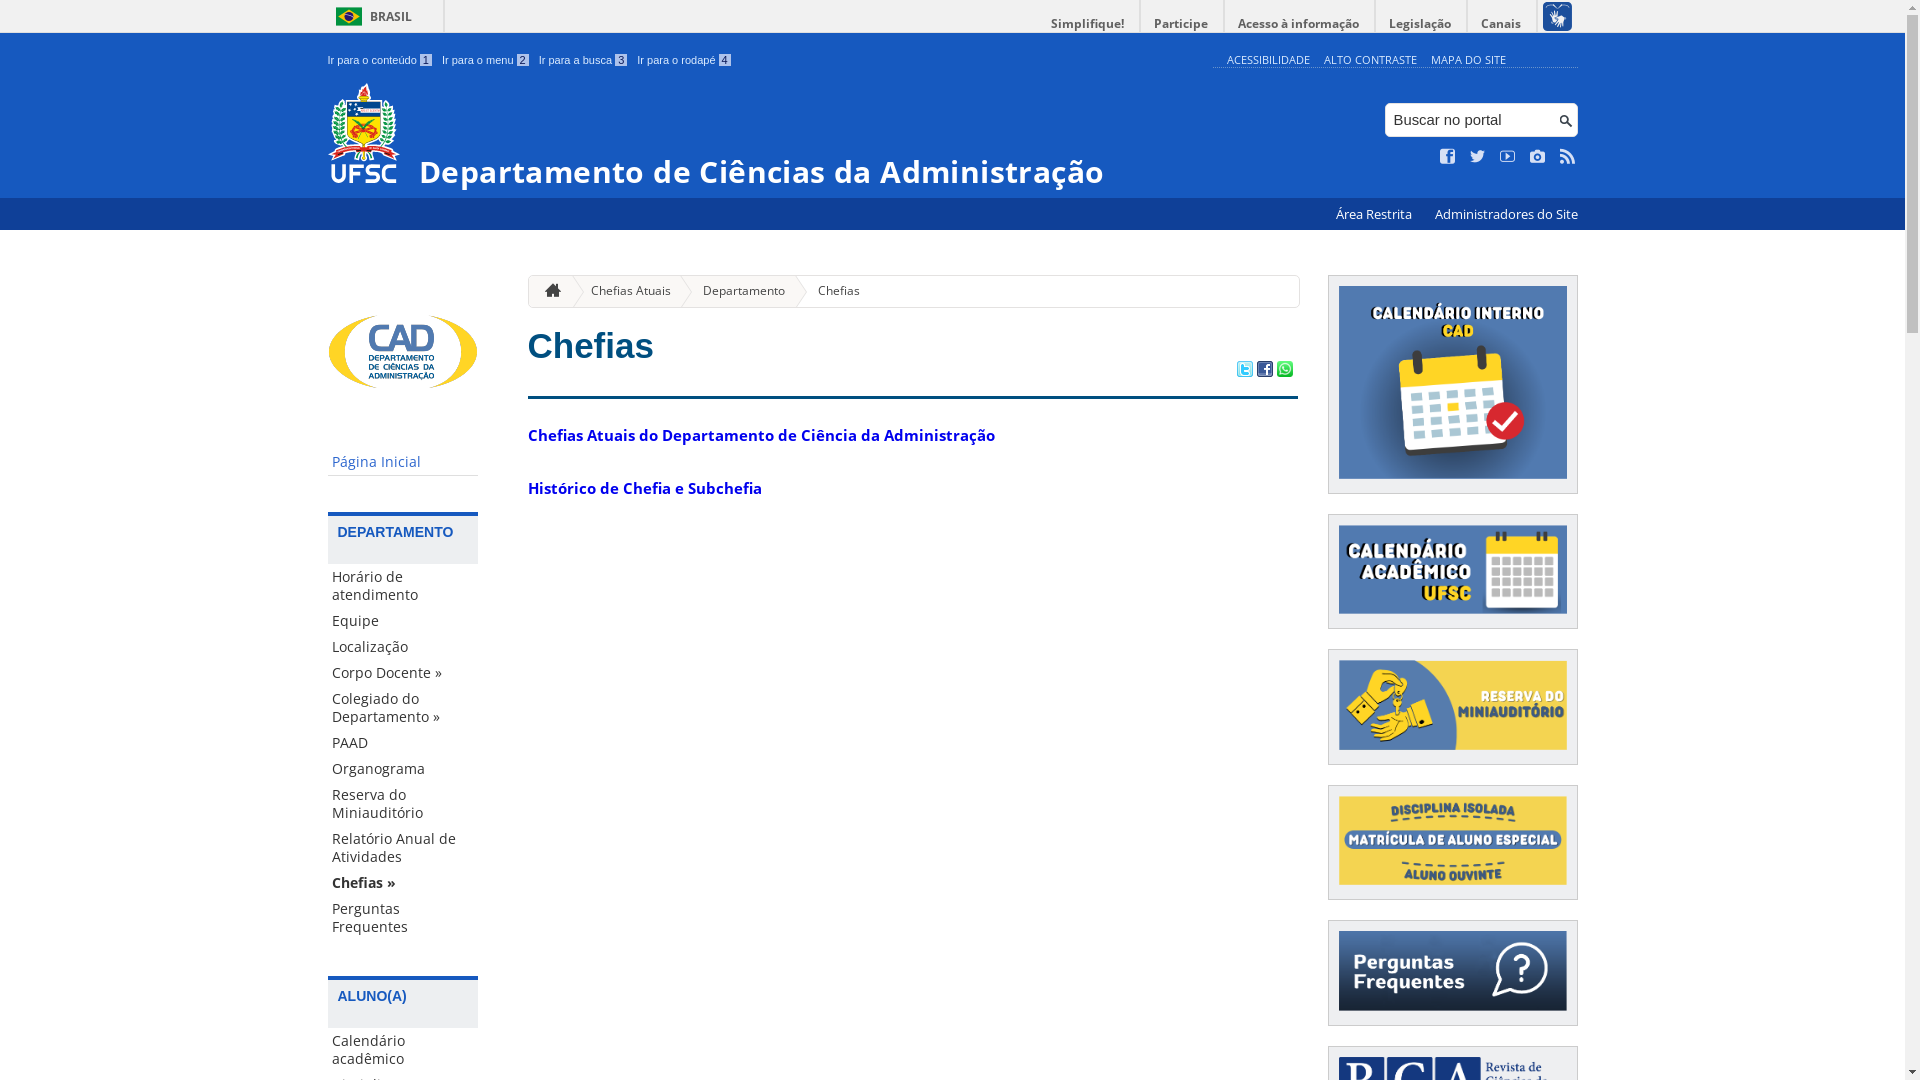 Image resolution: width=1920 pixels, height=1080 pixels. What do you see at coordinates (485, 59) in the screenshot?
I see `'Ir para o menu 2'` at bounding box center [485, 59].